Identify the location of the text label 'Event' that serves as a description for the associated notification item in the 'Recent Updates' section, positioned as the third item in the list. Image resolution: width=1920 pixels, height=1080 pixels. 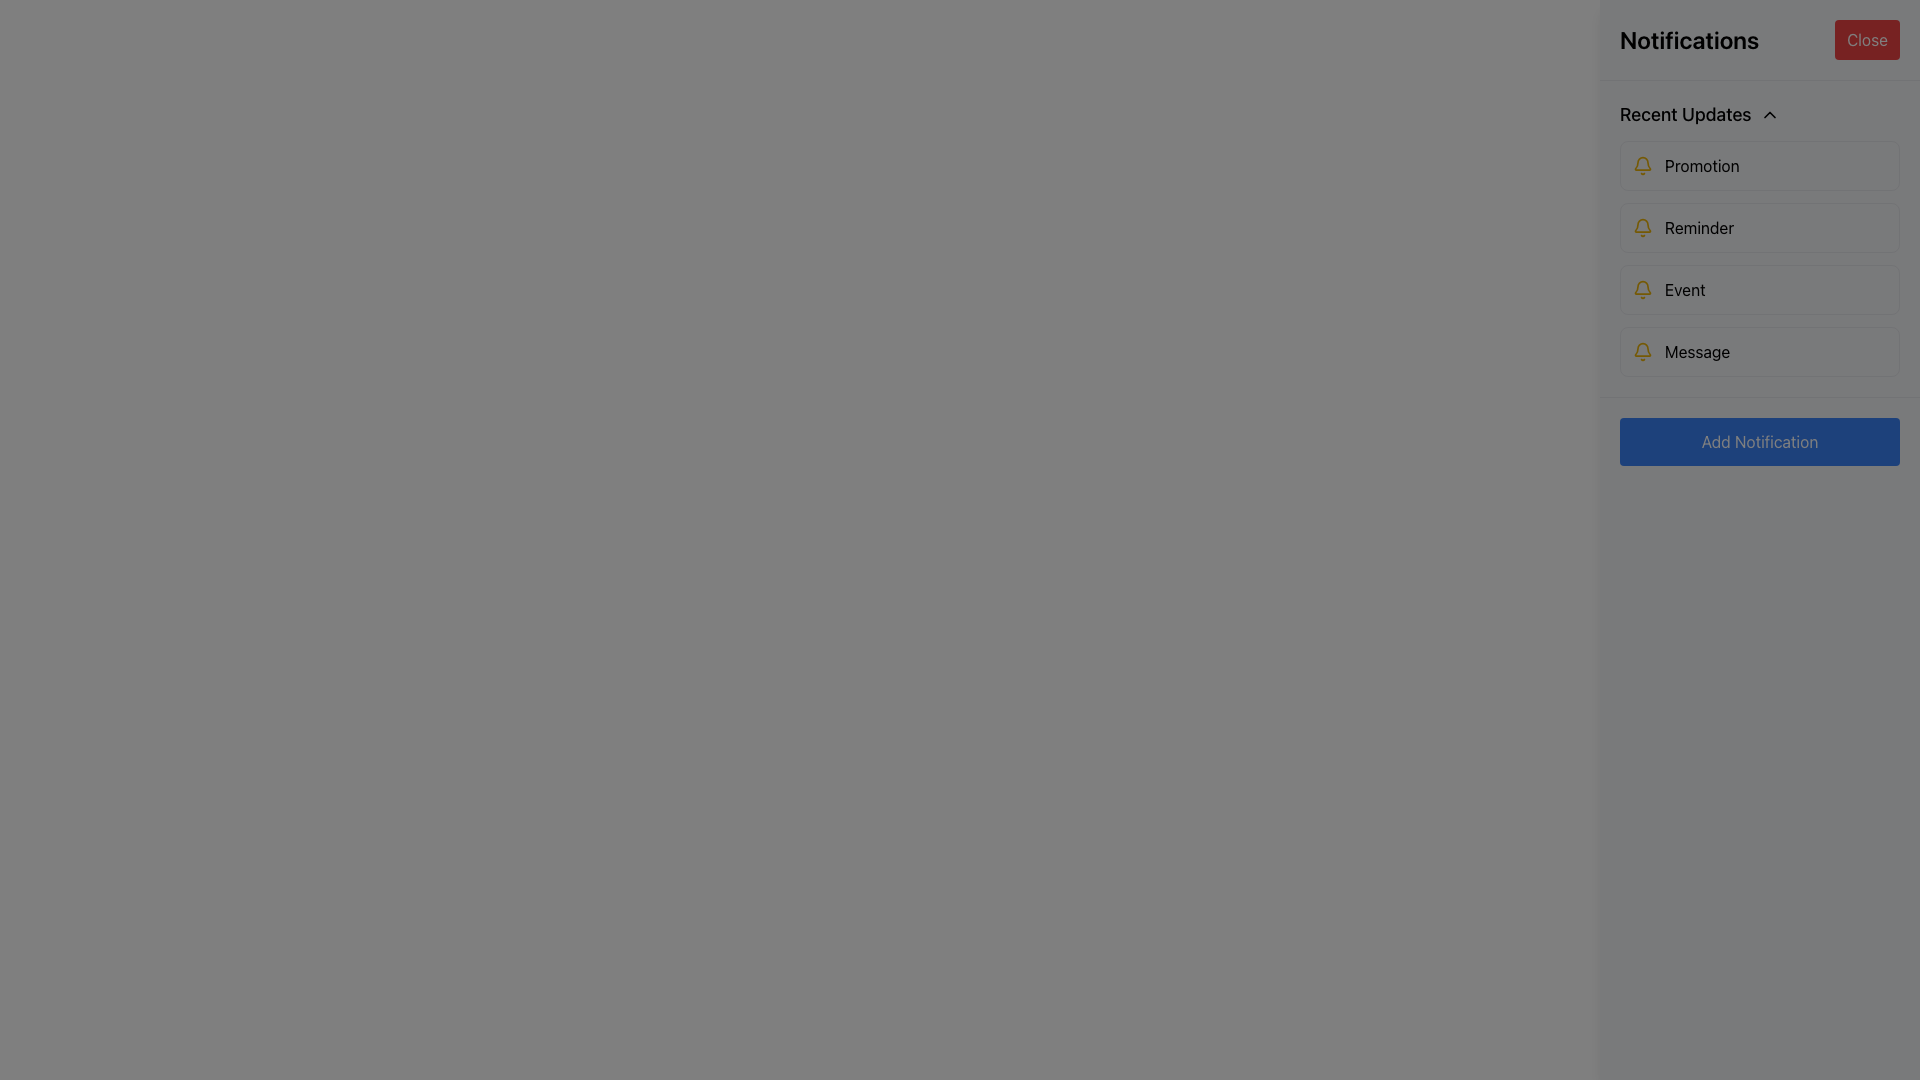
(1684, 289).